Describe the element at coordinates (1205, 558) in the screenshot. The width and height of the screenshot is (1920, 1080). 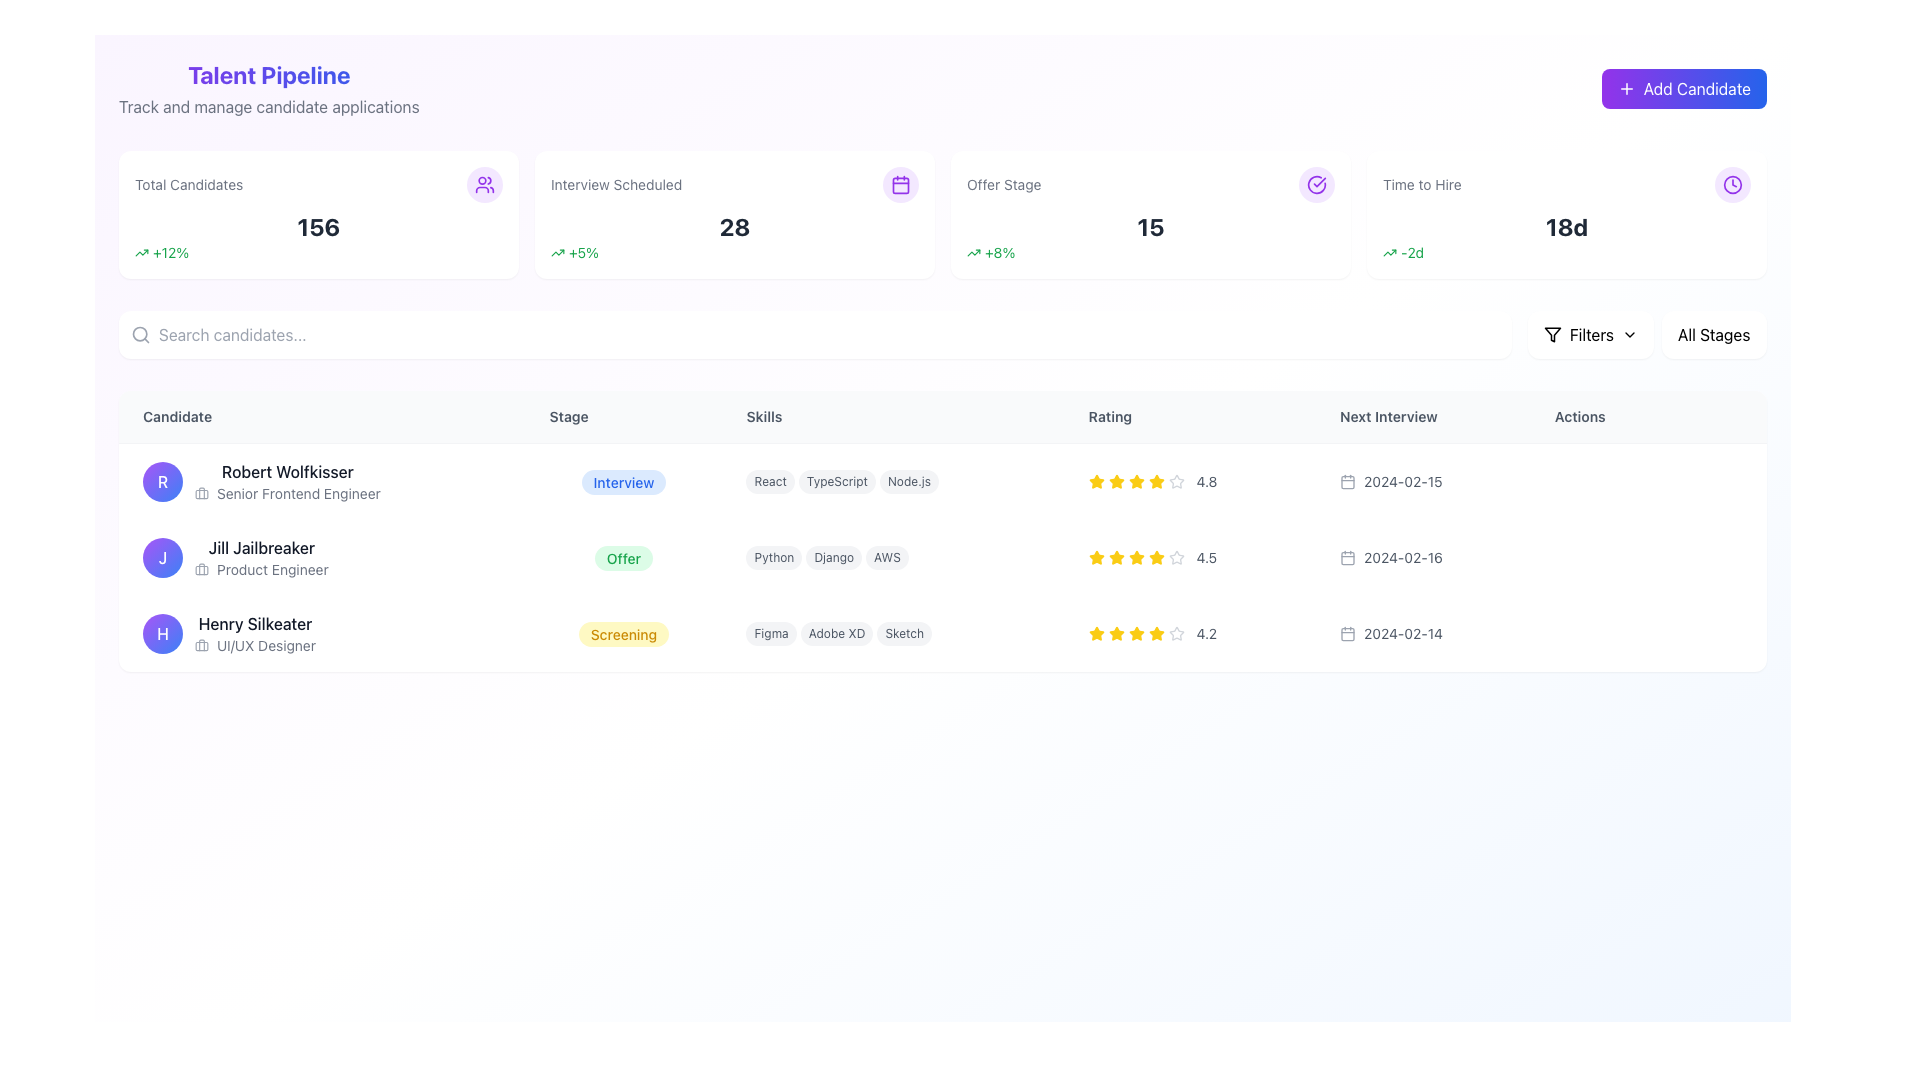
I see `numerical rating text associated with the candidate in the second row of the data table, located in the 'Rating' column next to yellow star icons` at that location.